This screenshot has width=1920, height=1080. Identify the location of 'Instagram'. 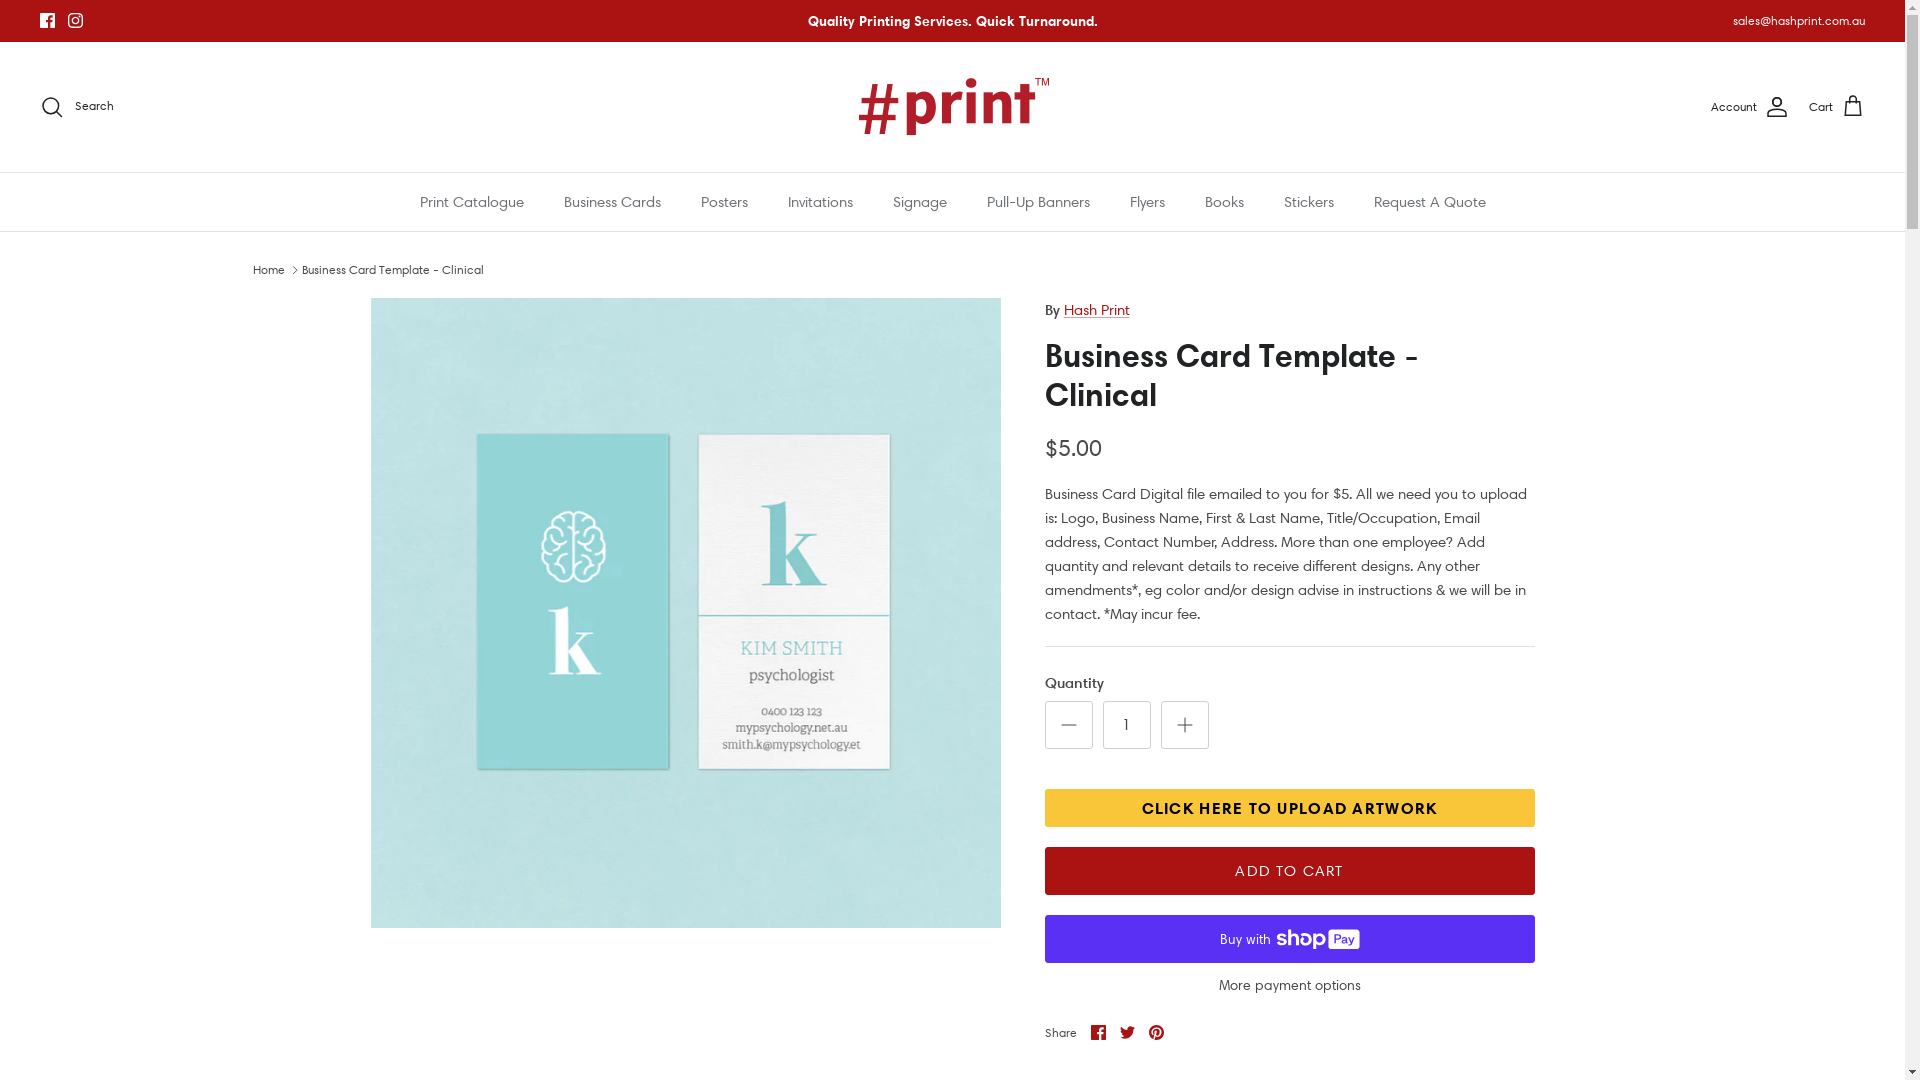
(75, 20).